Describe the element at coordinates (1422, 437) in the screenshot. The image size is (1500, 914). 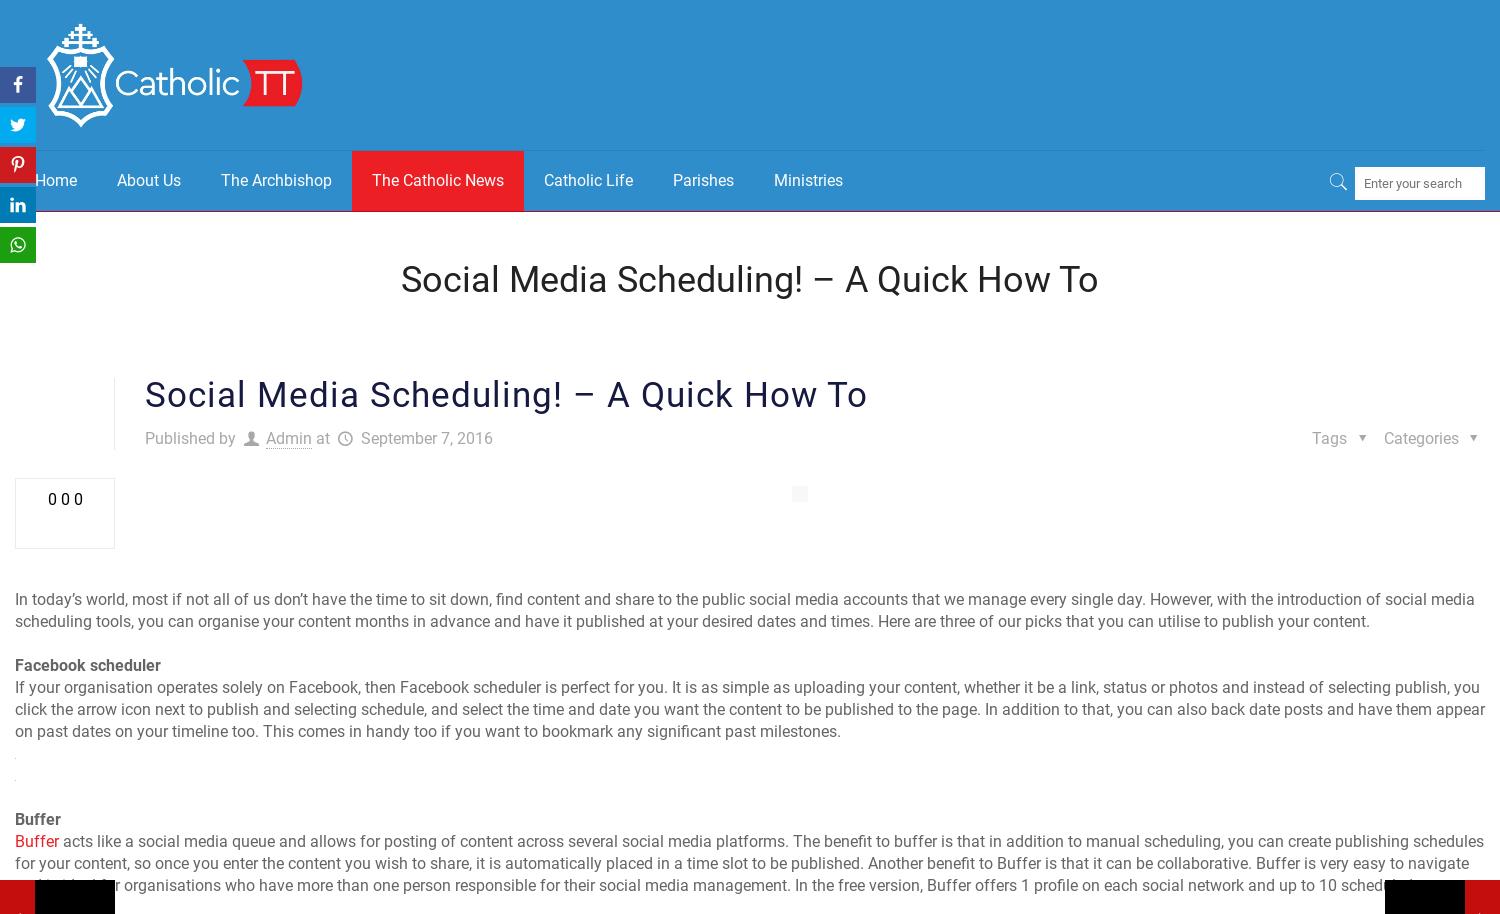
I see `'Categories'` at that location.